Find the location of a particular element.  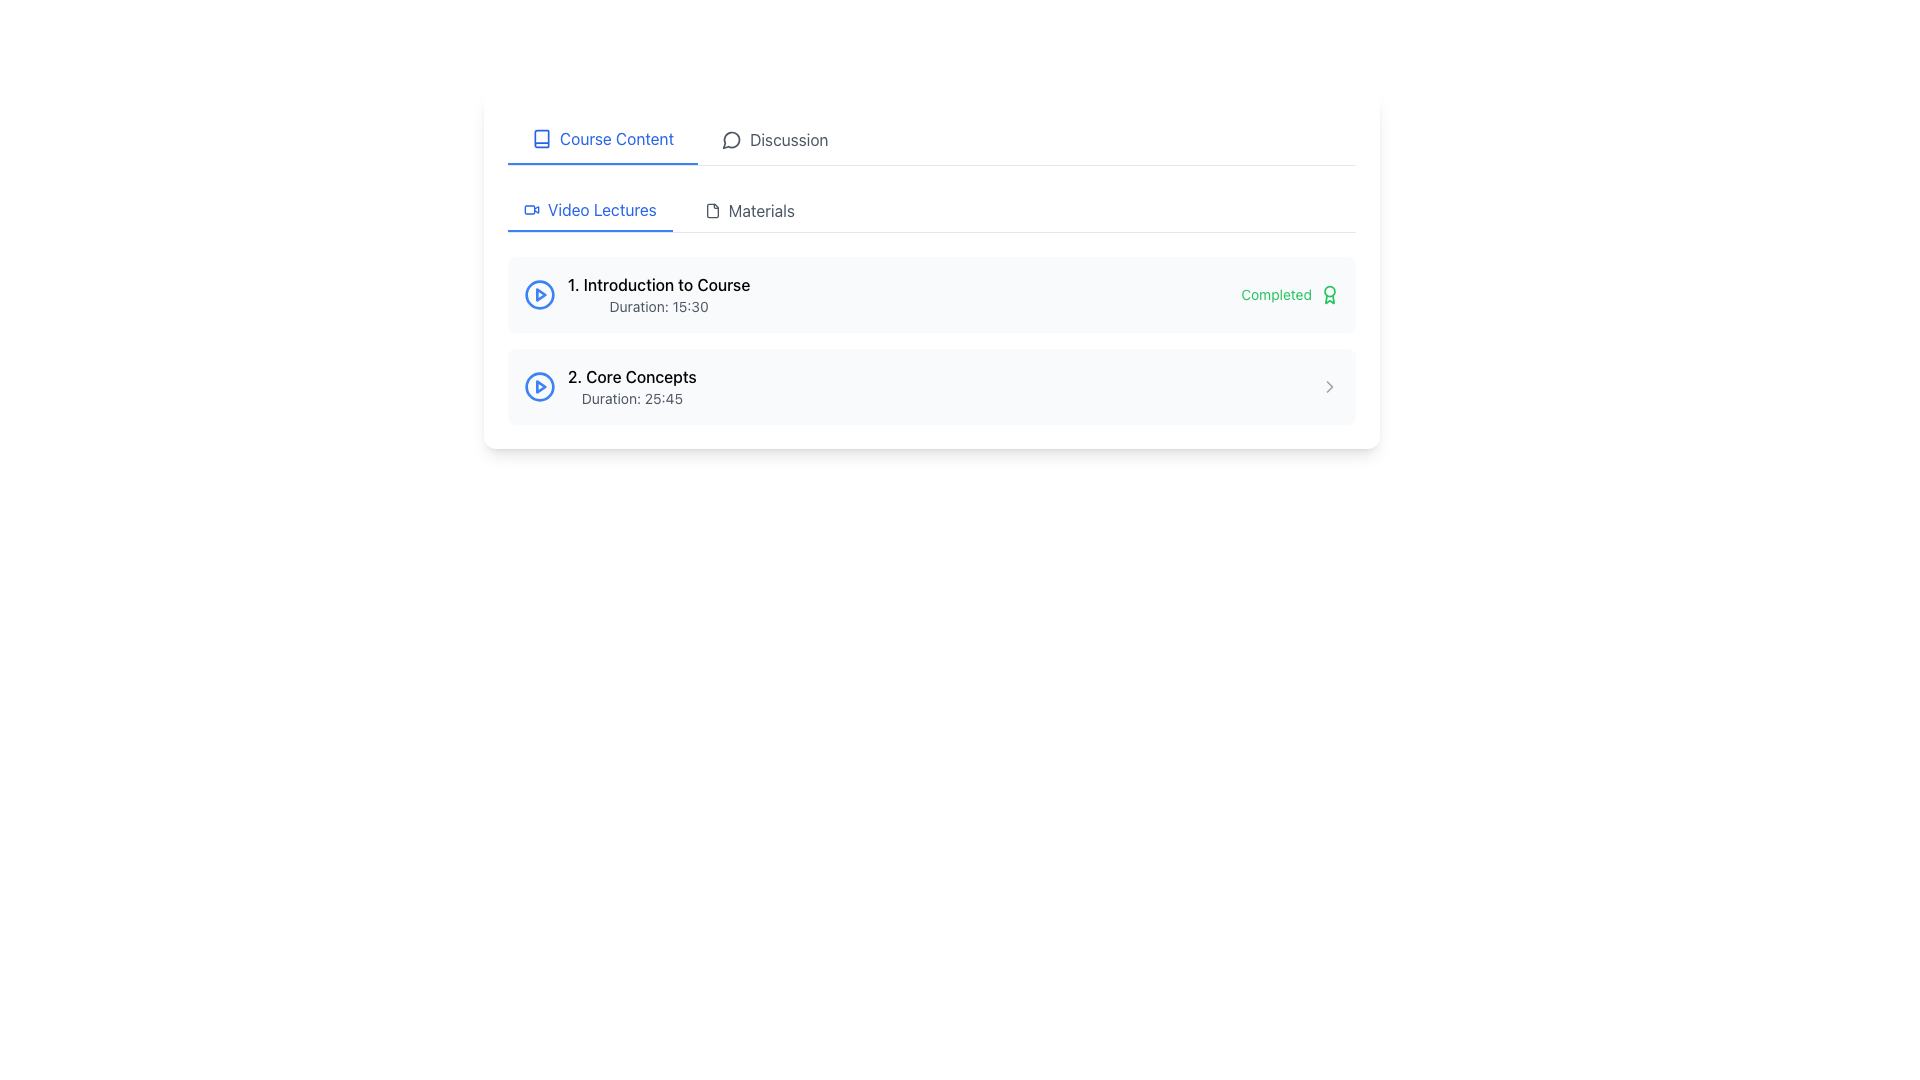

the second list item representing a video lecture is located at coordinates (930, 386).